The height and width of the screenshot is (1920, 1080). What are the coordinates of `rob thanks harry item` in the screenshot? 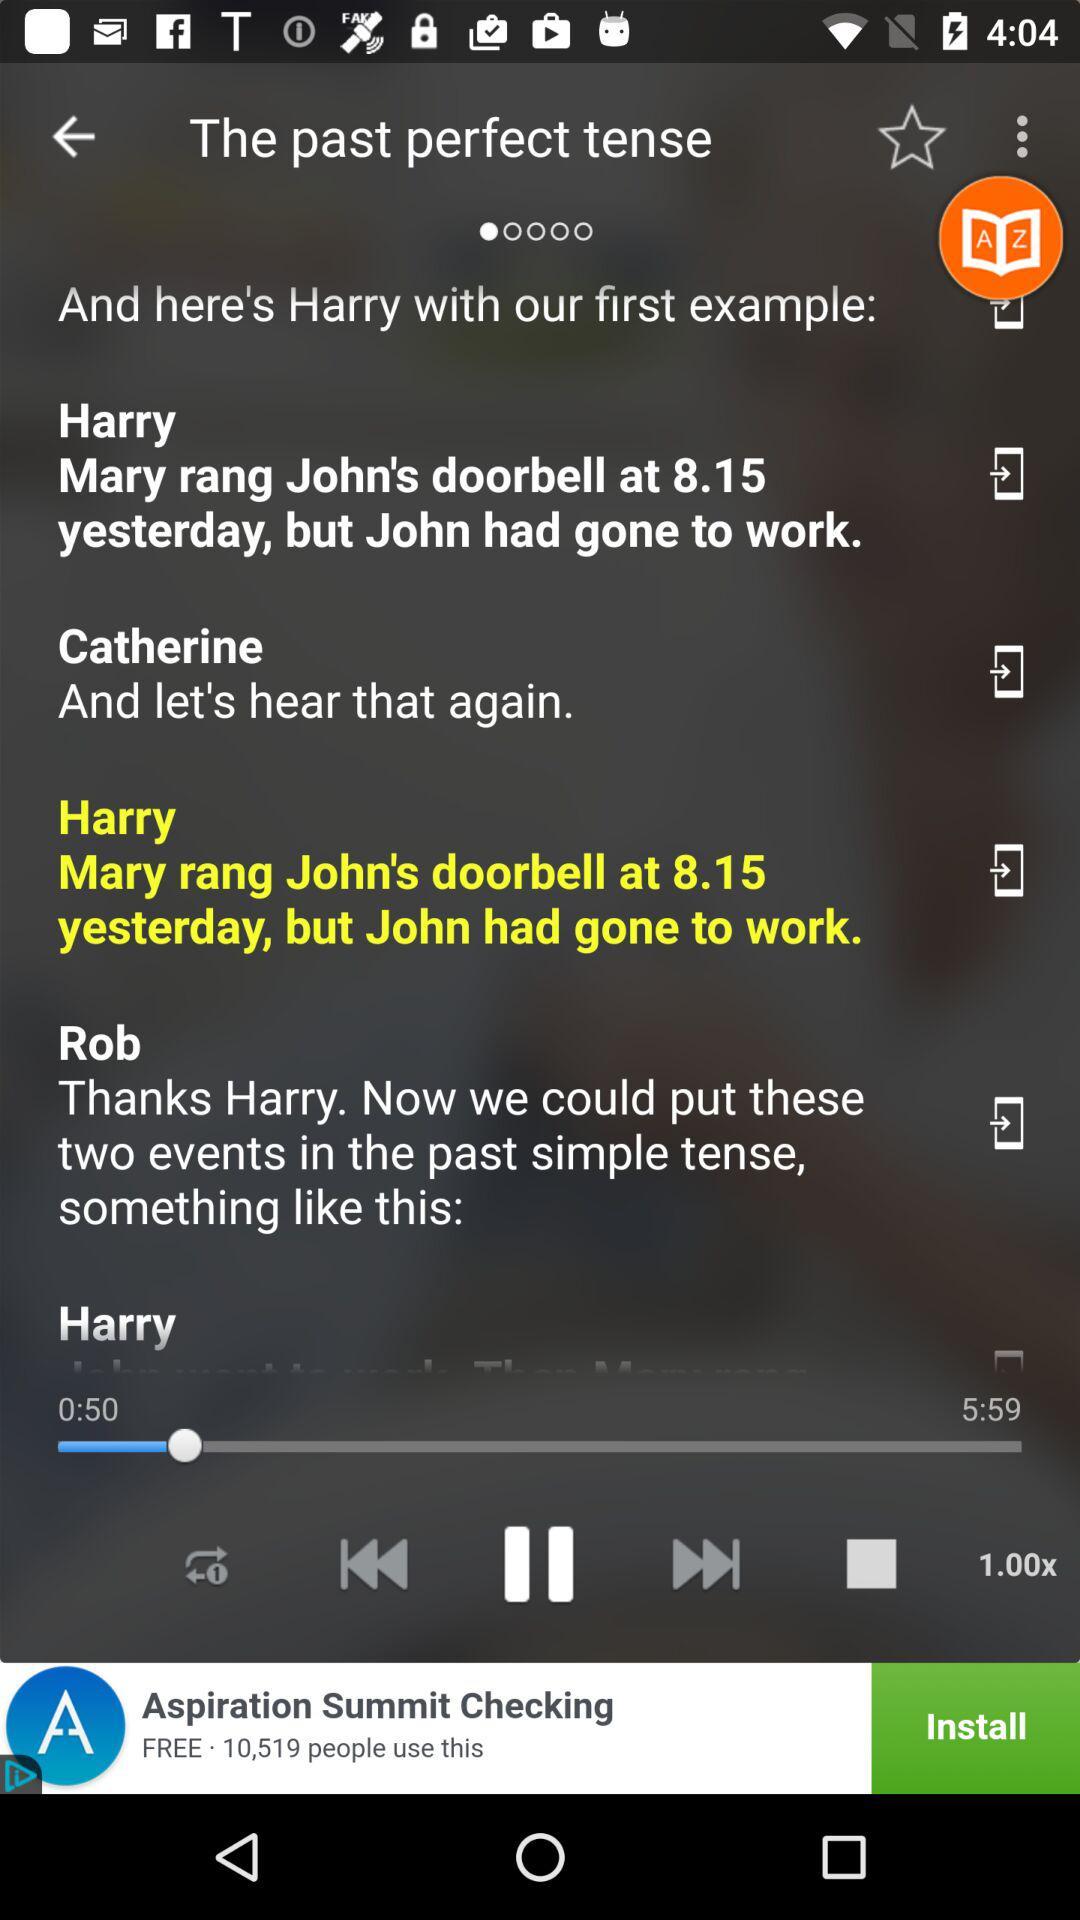 It's located at (499, 1123).